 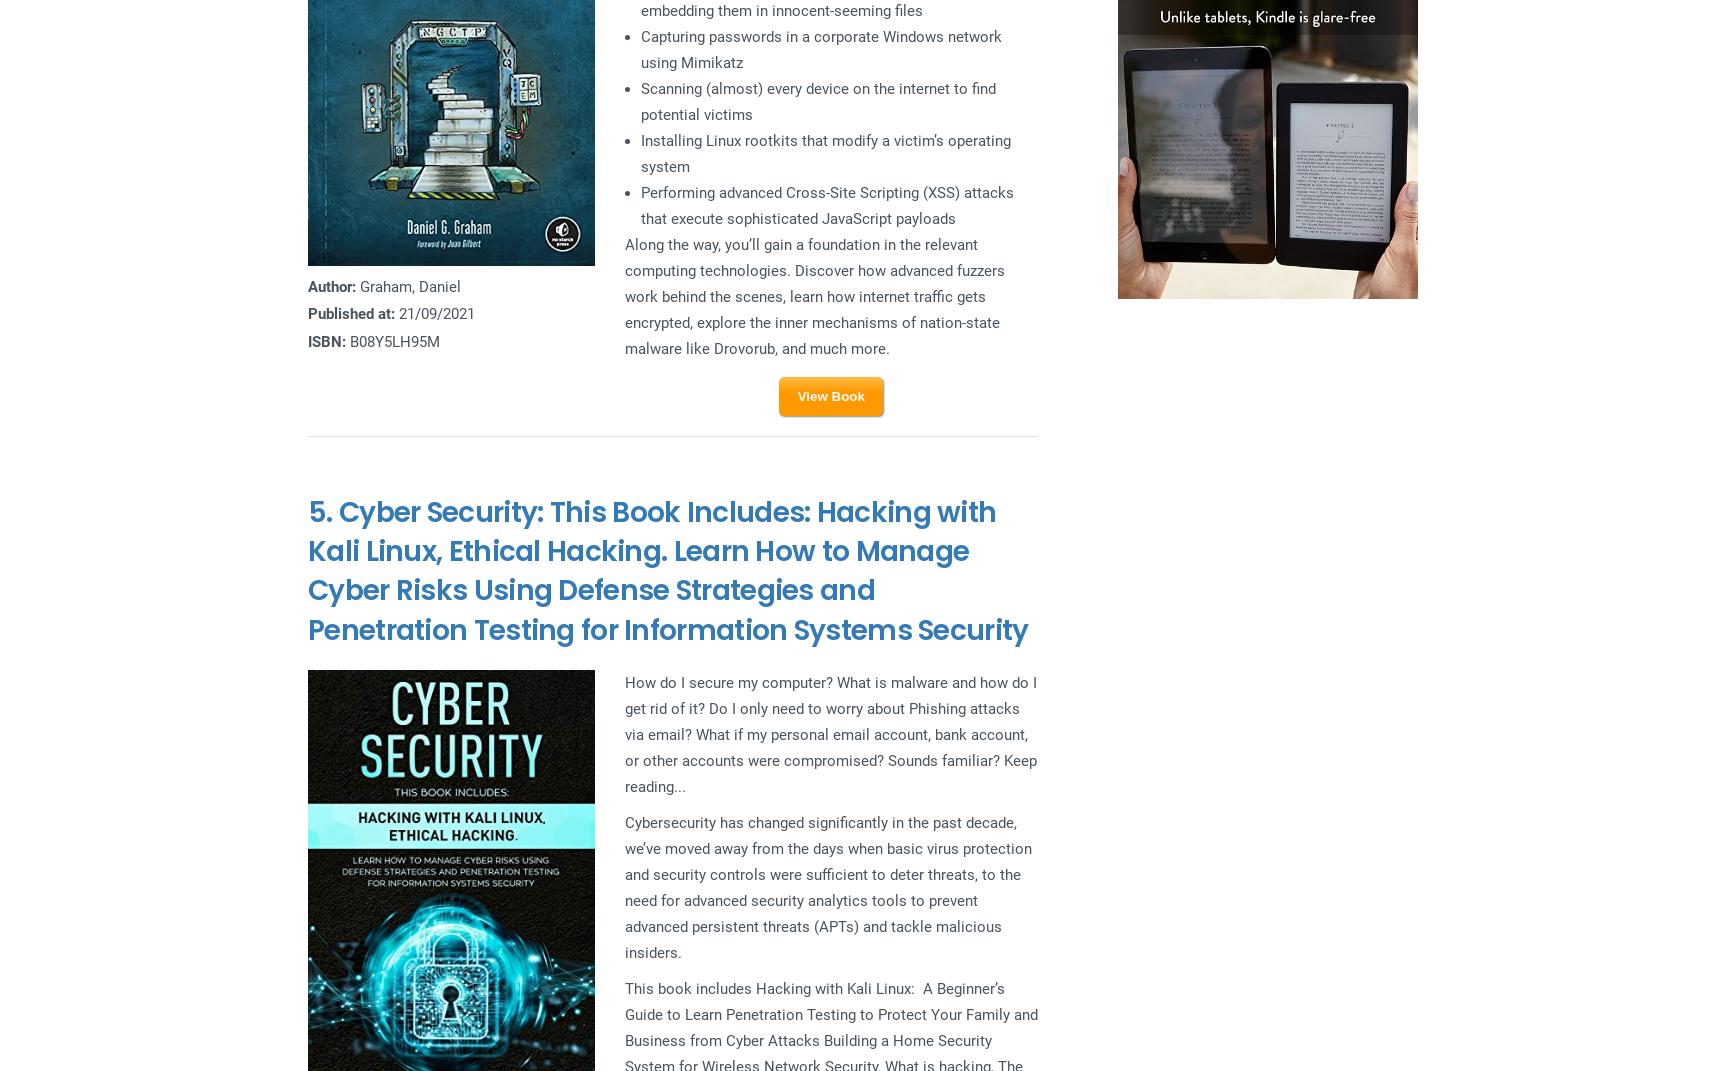 What do you see at coordinates (408, 285) in the screenshot?
I see `'Graham, Daniel'` at bounding box center [408, 285].